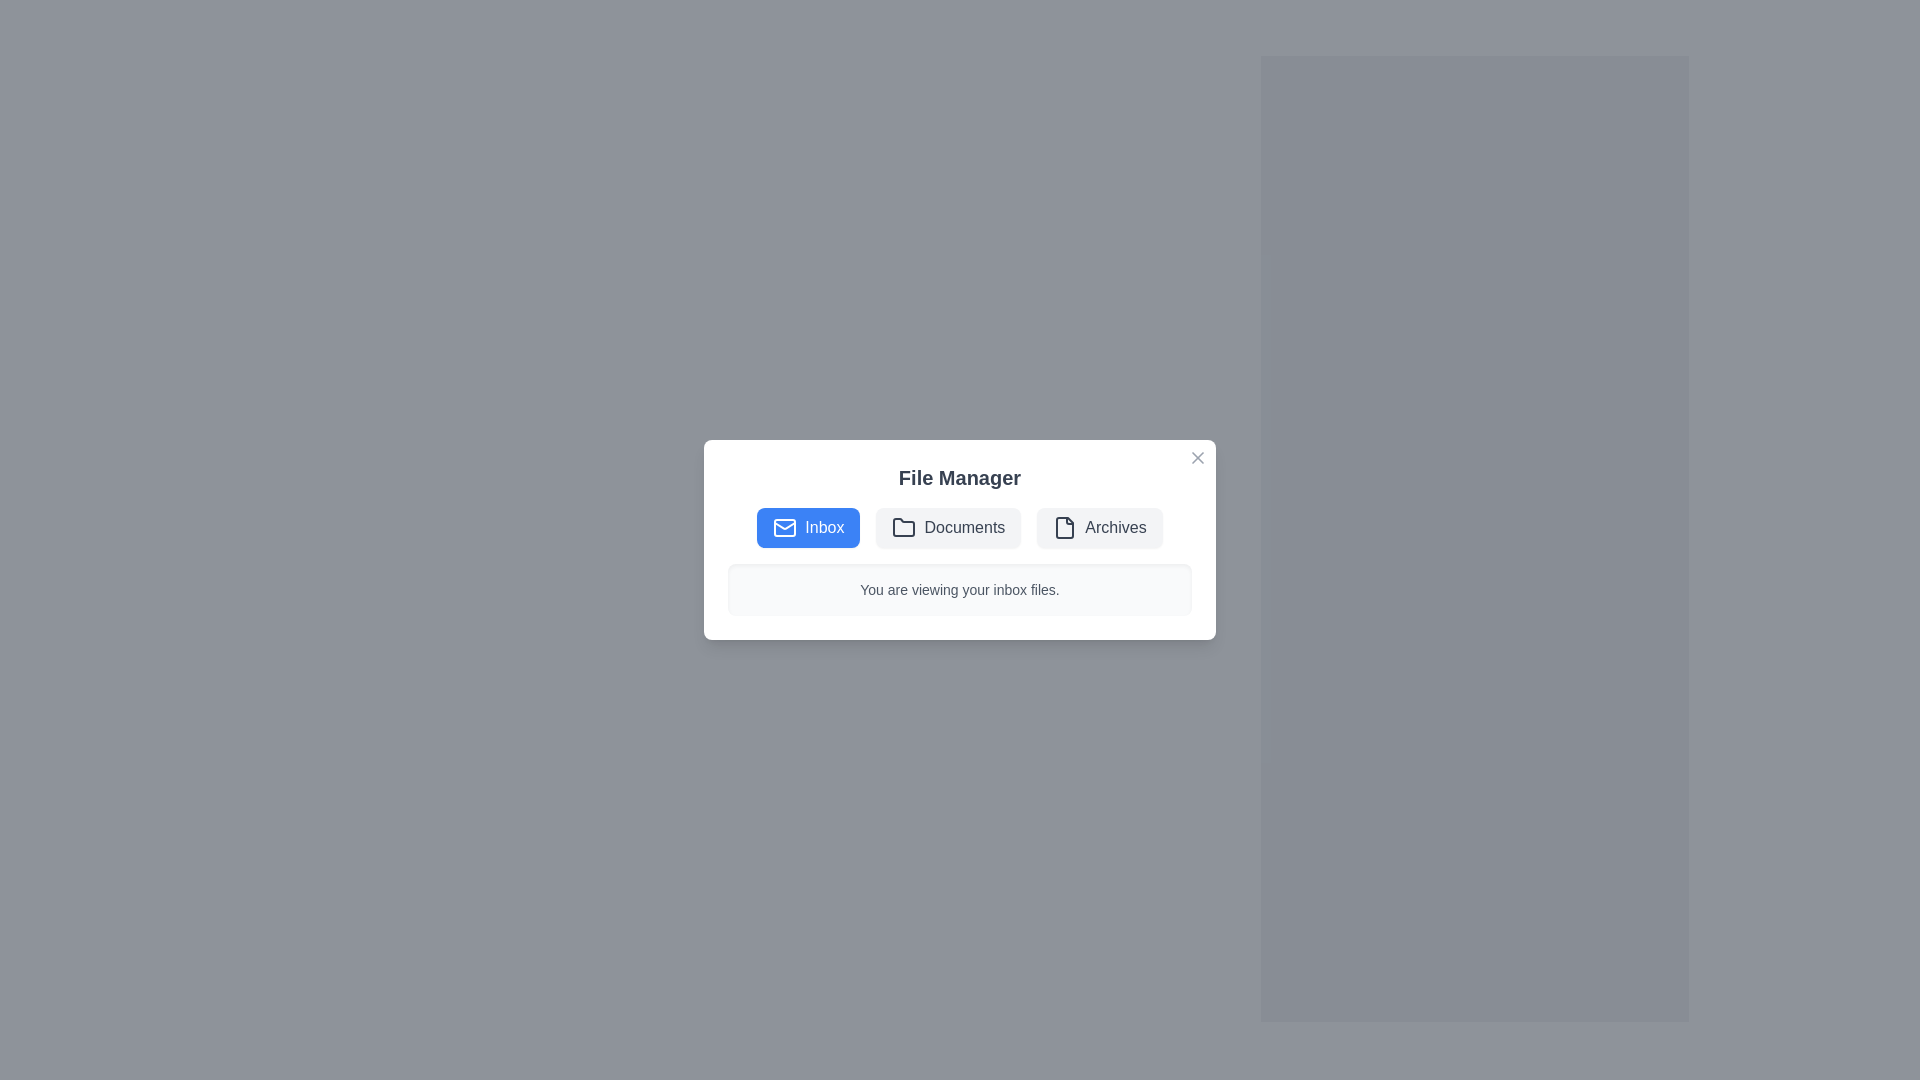 Image resolution: width=1920 pixels, height=1080 pixels. What do you see at coordinates (784, 527) in the screenshot?
I see `the mail icon depicted as an envelope, which is part of the blue button labeled 'Inbox' in the 'File Manager' modal` at bounding box center [784, 527].